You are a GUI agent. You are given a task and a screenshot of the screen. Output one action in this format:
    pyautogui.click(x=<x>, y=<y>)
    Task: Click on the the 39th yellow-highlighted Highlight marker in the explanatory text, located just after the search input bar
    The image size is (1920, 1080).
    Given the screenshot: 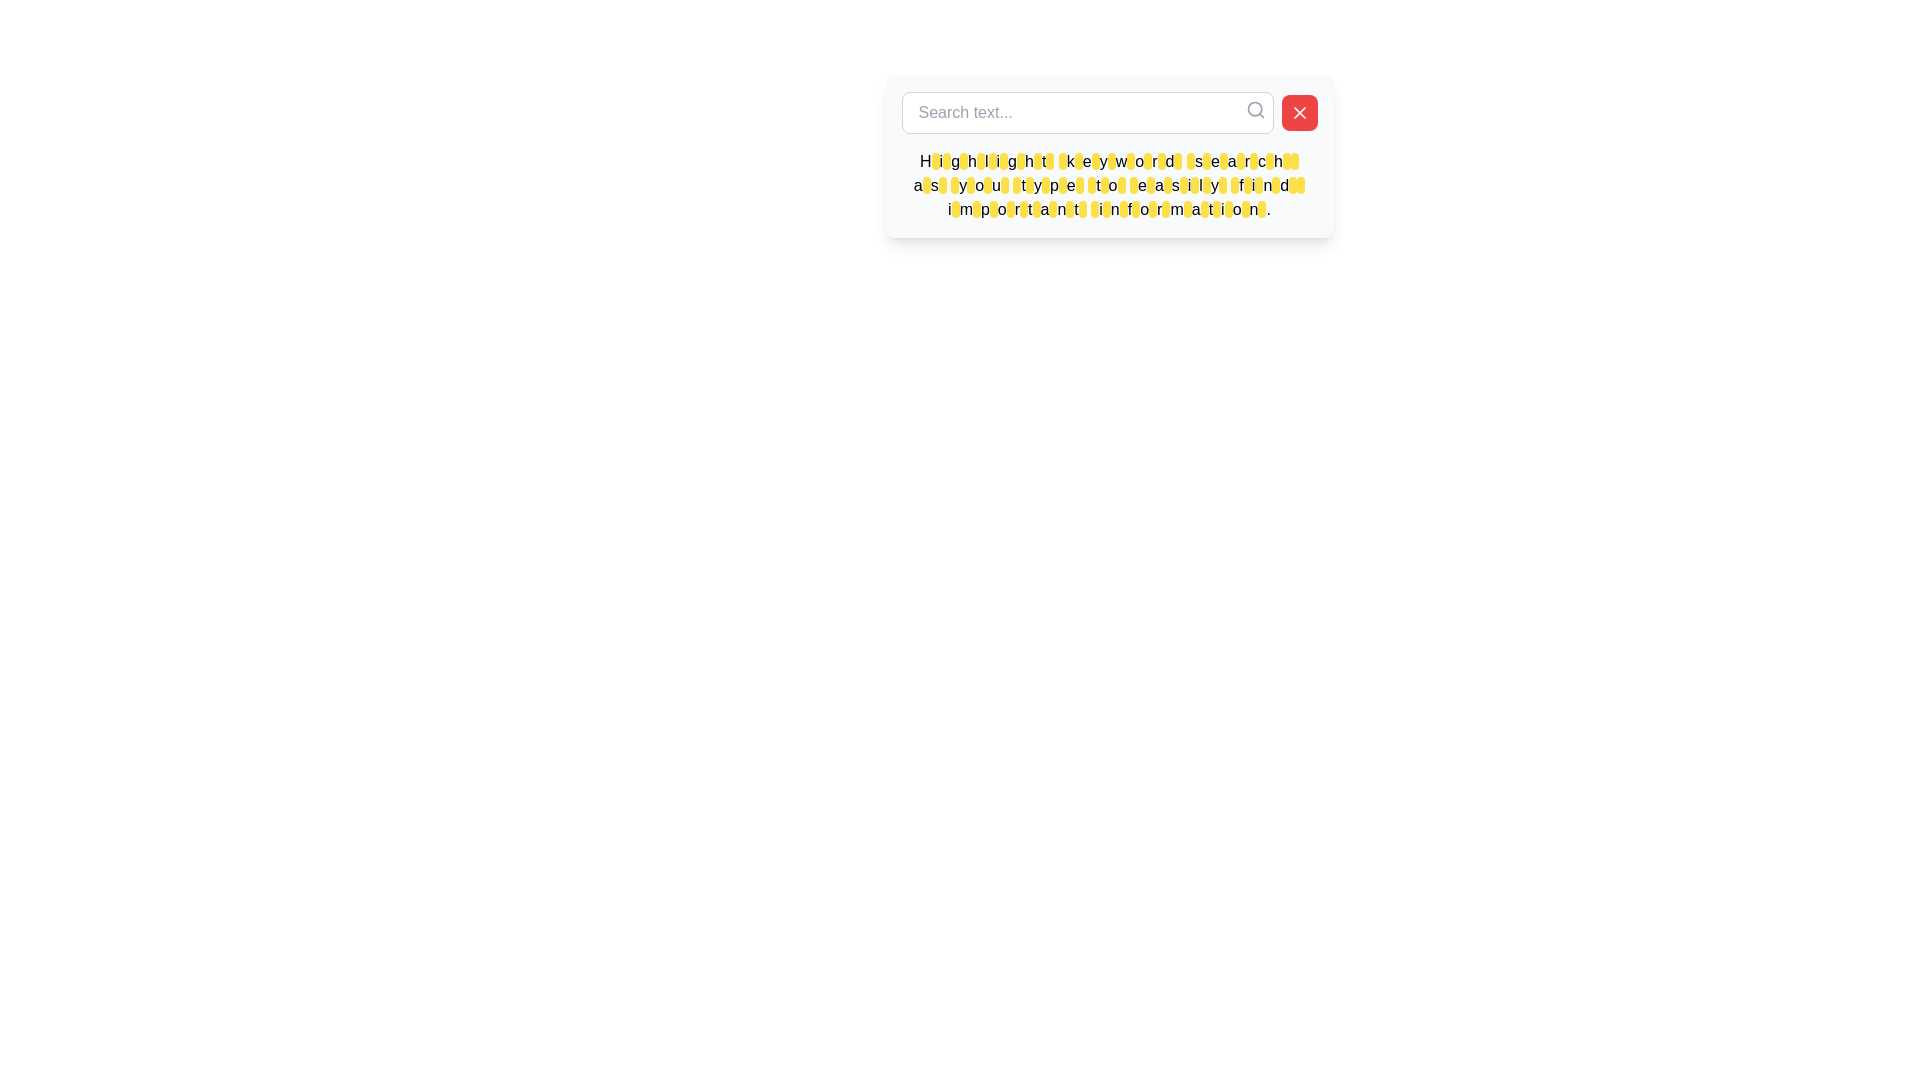 What is the action you would take?
    pyautogui.click(x=1244, y=209)
    